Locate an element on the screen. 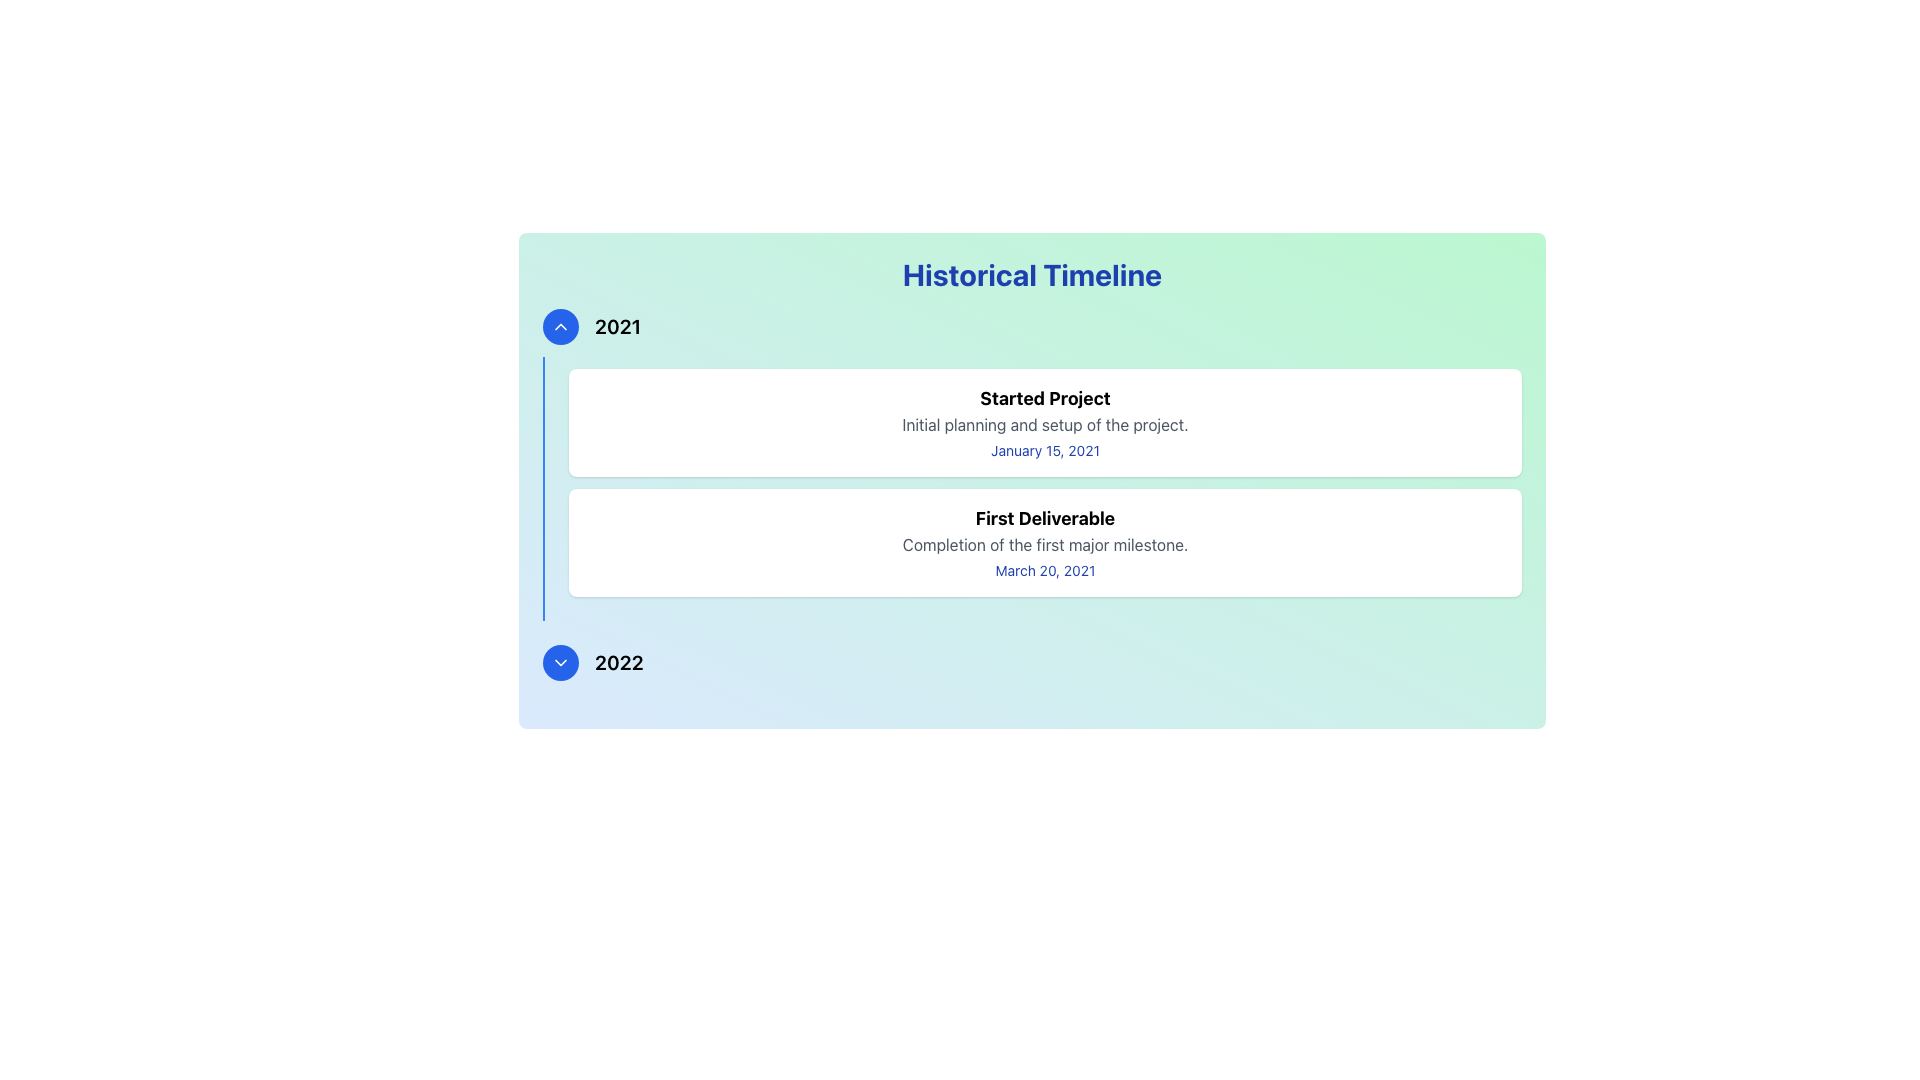  the text element titled 'Started Project', which is styled in bold, large black font and positioned at the upper part of a timeline card, just below the '2021' label is located at coordinates (1044, 398).